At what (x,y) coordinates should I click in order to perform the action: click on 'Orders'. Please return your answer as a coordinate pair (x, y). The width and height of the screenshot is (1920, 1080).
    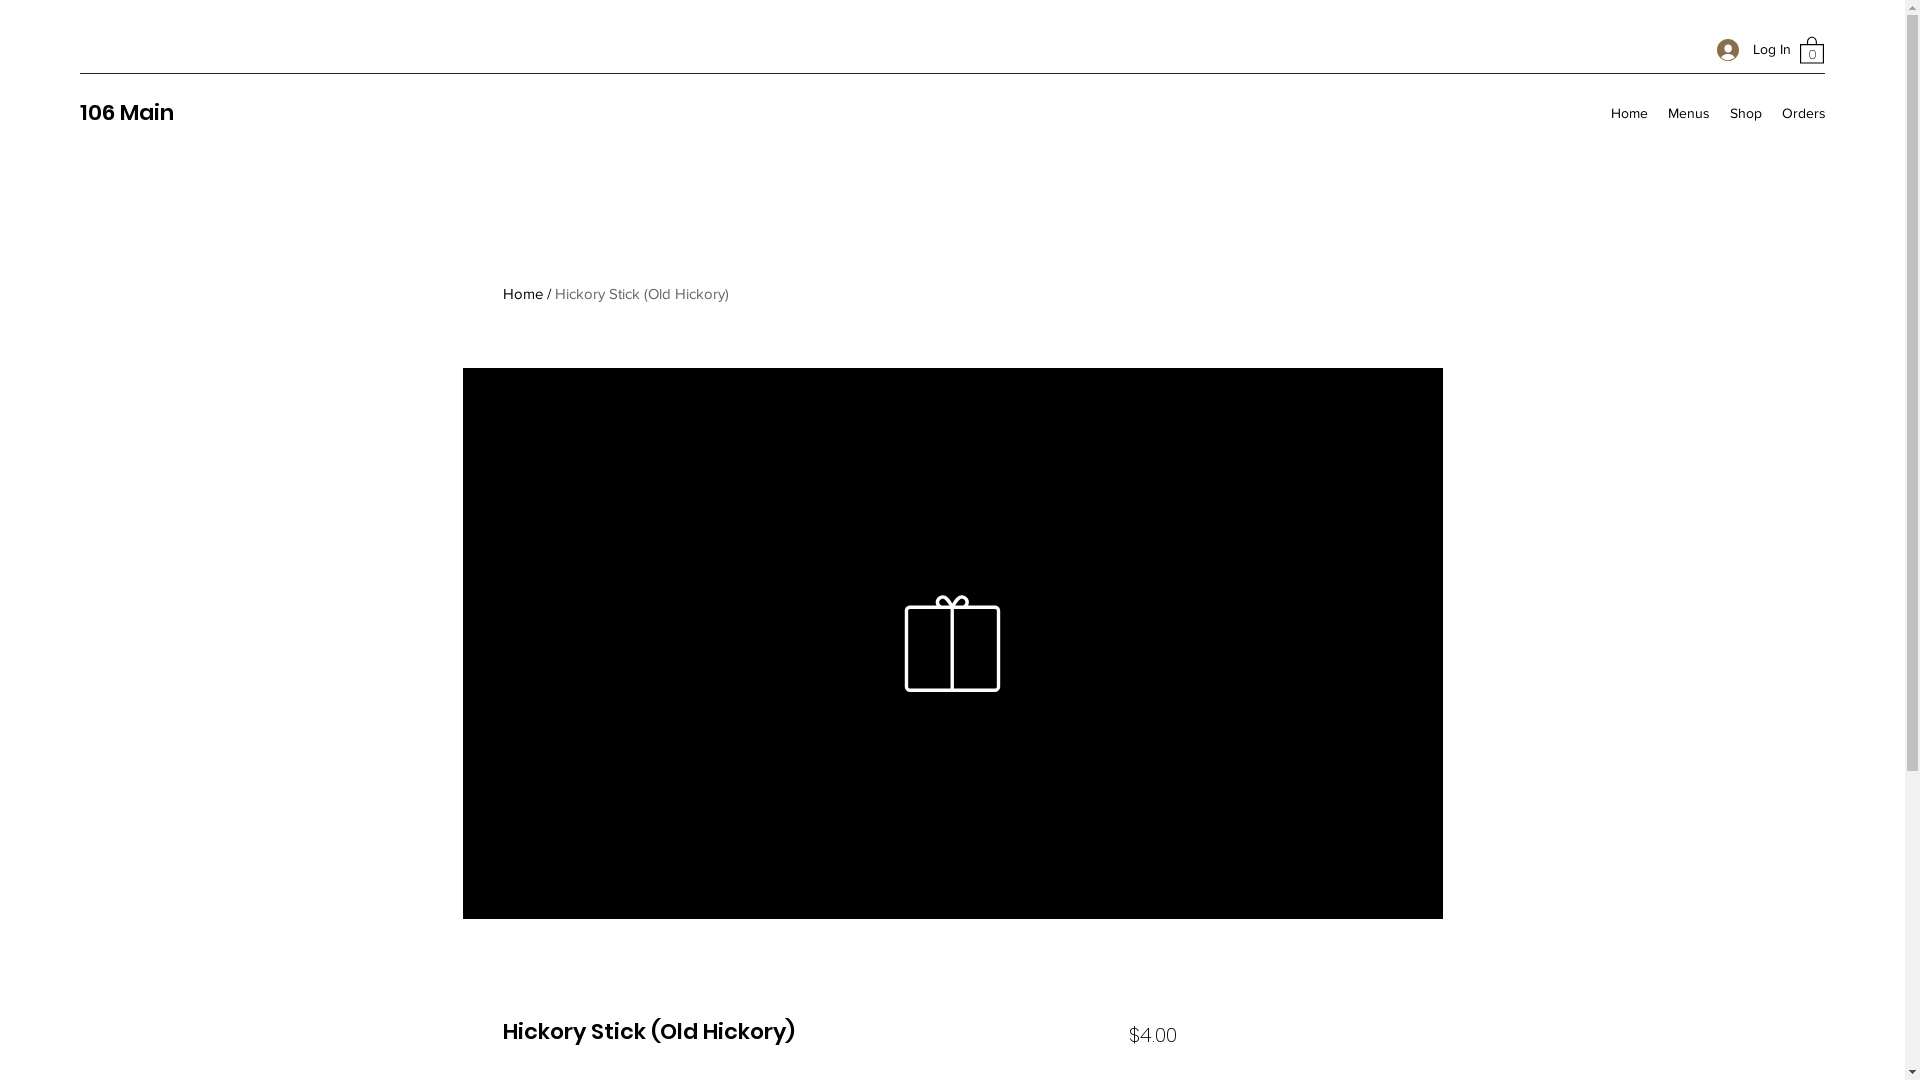
    Looking at the image, I should click on (1771, 112).